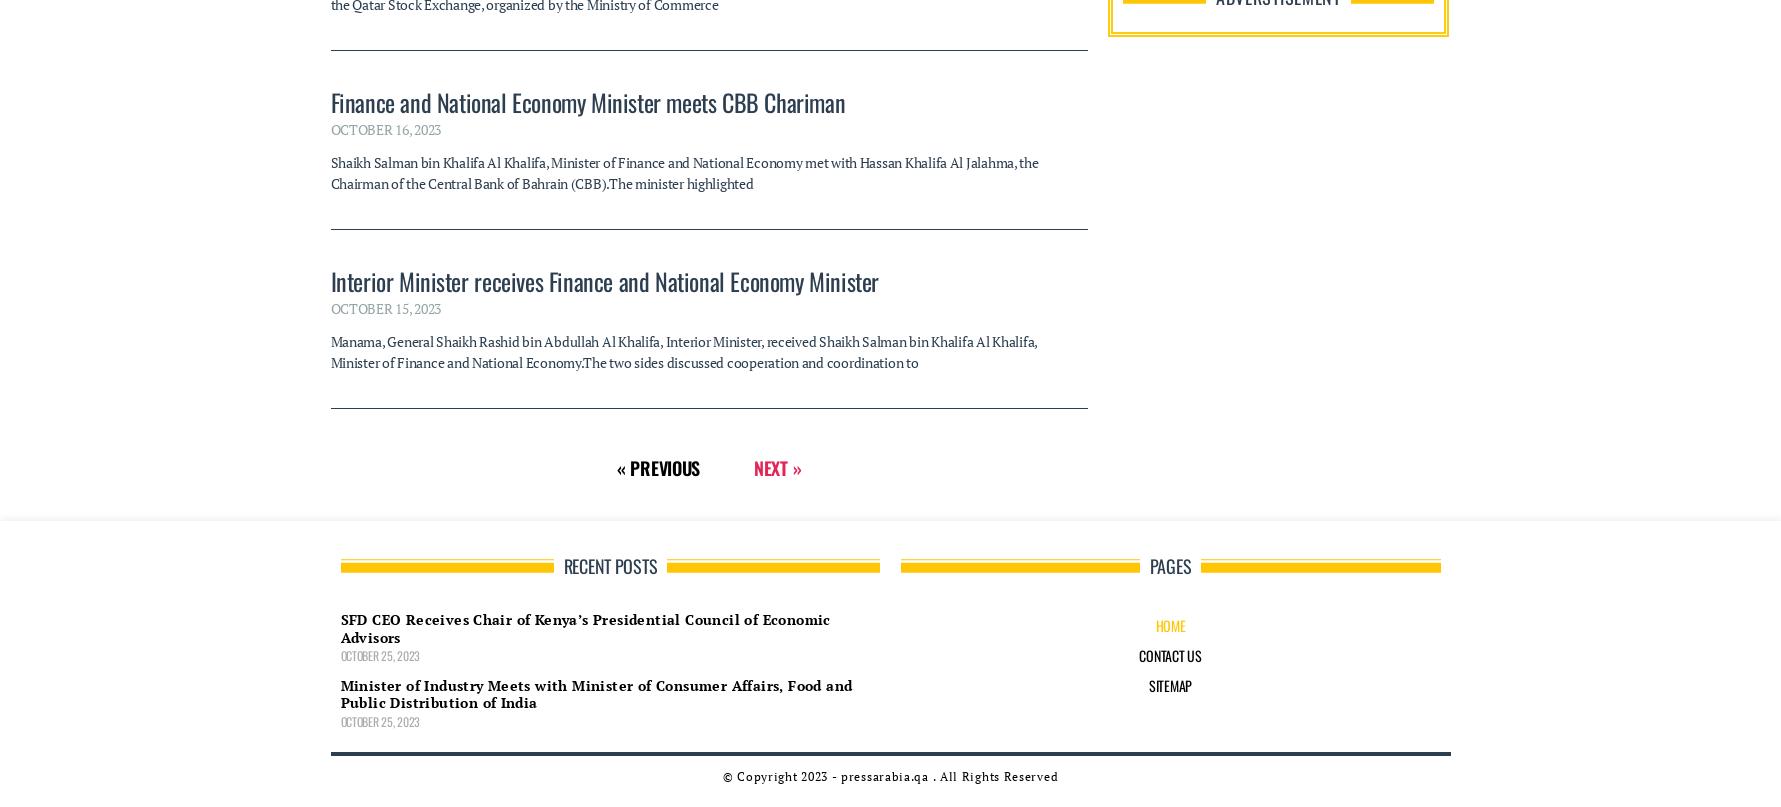  What do you see at coordinates (1169, 236) in the screenshot?
I see `'Home'` at bounding box center [1169, 236].